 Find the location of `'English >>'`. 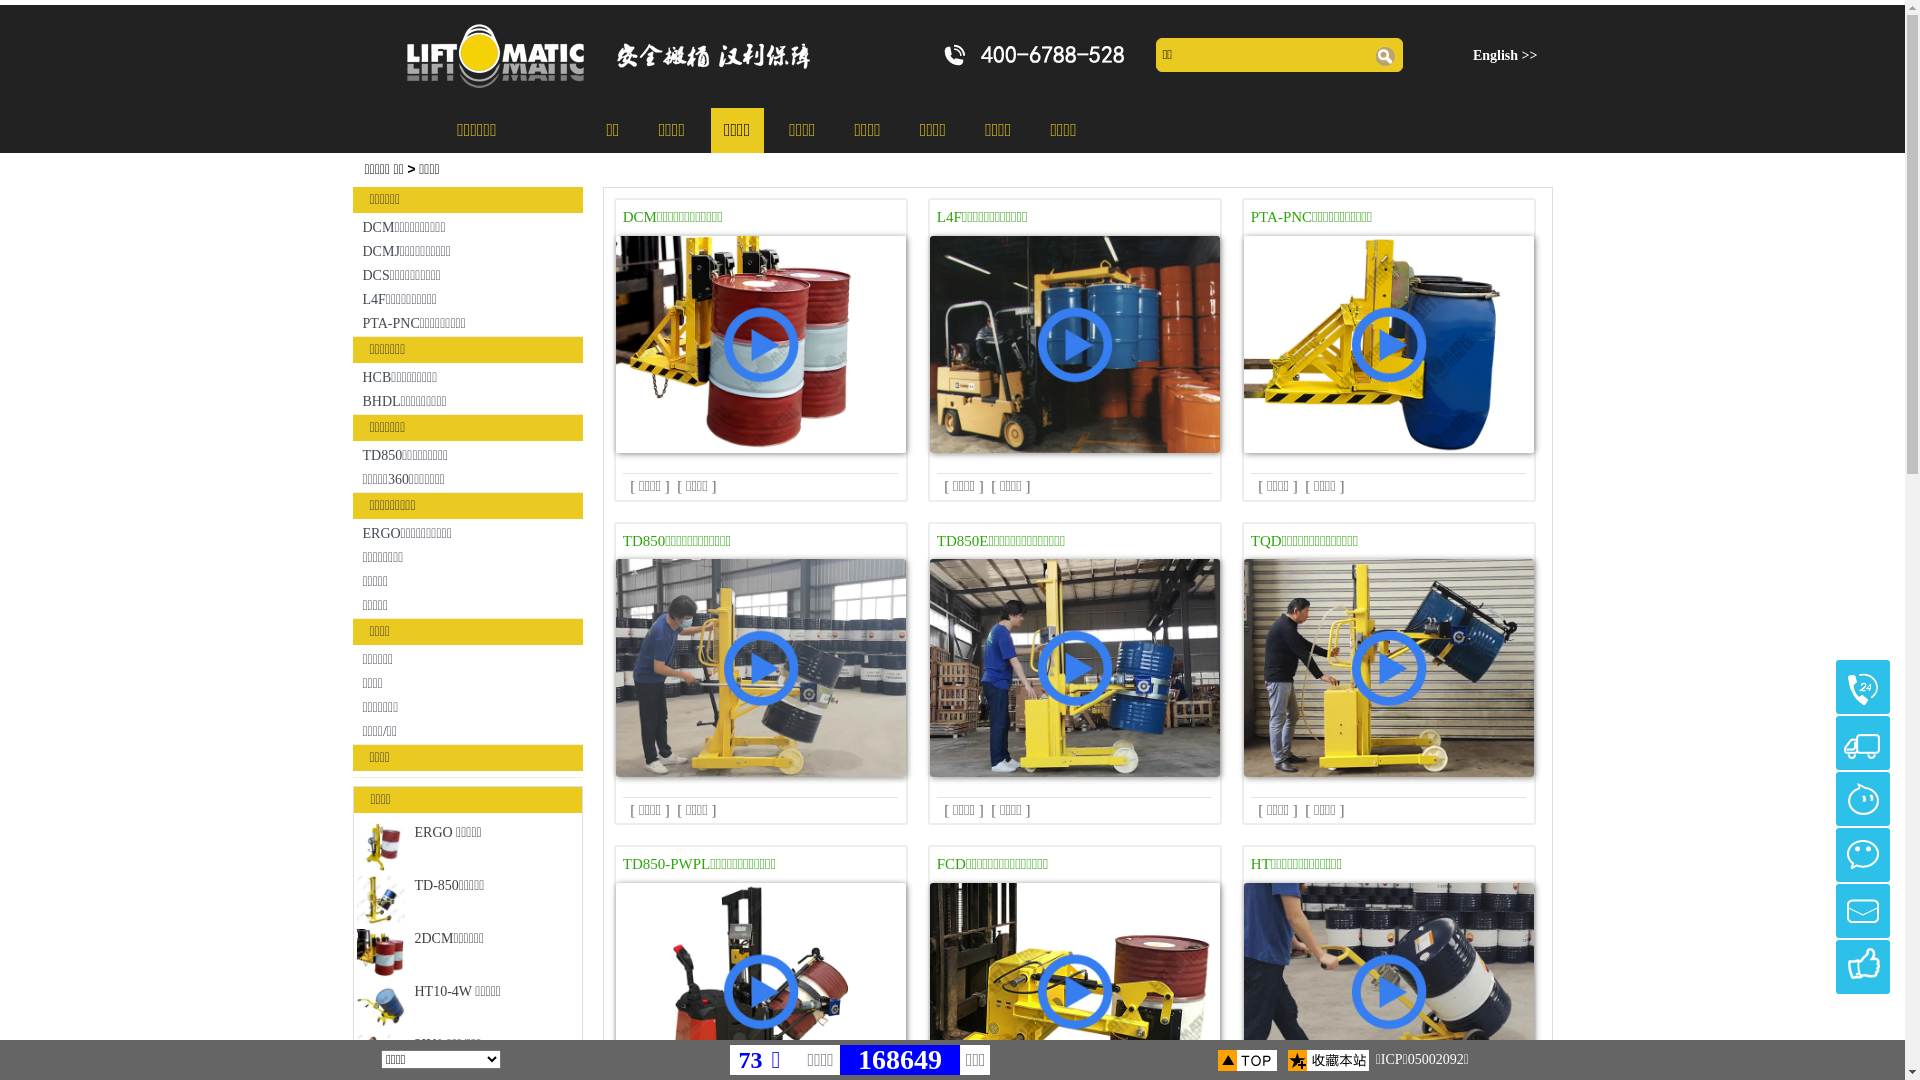

'English >>' is located at coordinates (1505, 54).